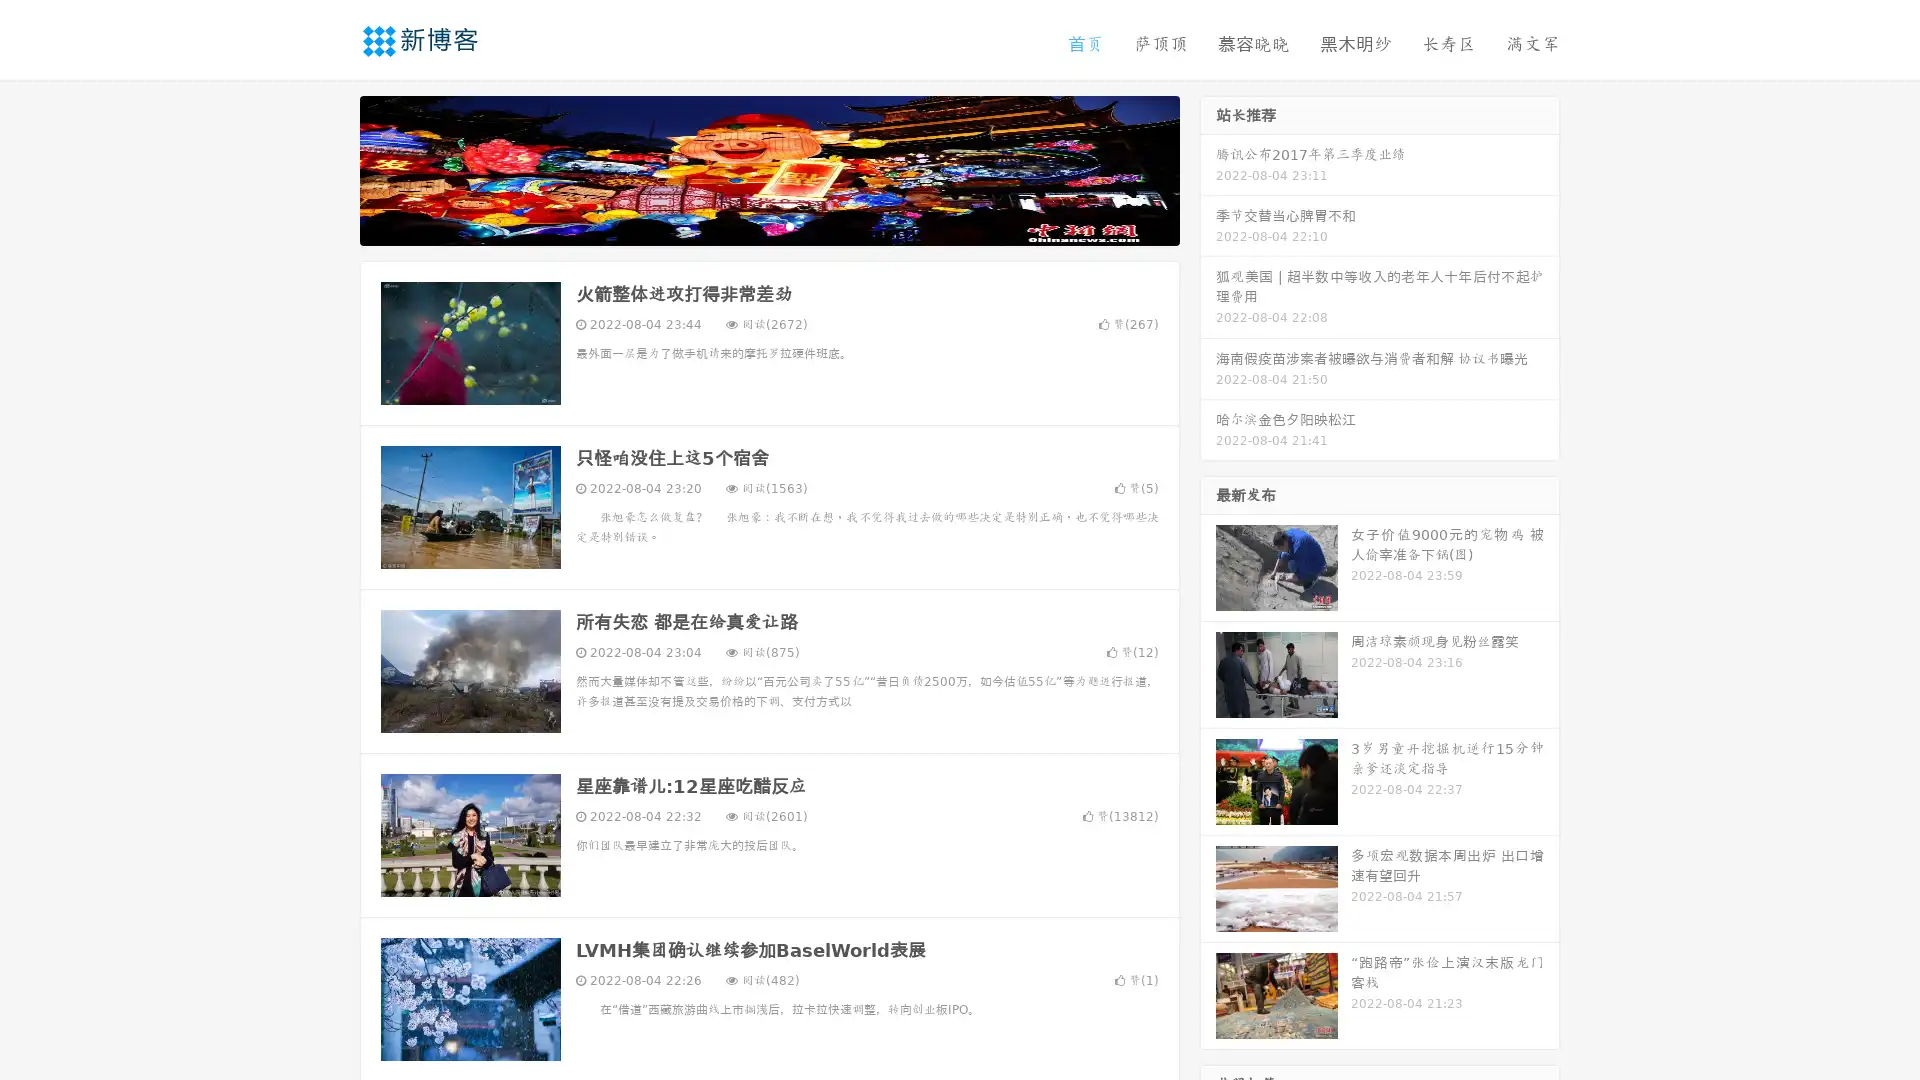 The width and height of the screenshot is (1920, 1080). I want to click on Go to slide 2, so click(768, 225).